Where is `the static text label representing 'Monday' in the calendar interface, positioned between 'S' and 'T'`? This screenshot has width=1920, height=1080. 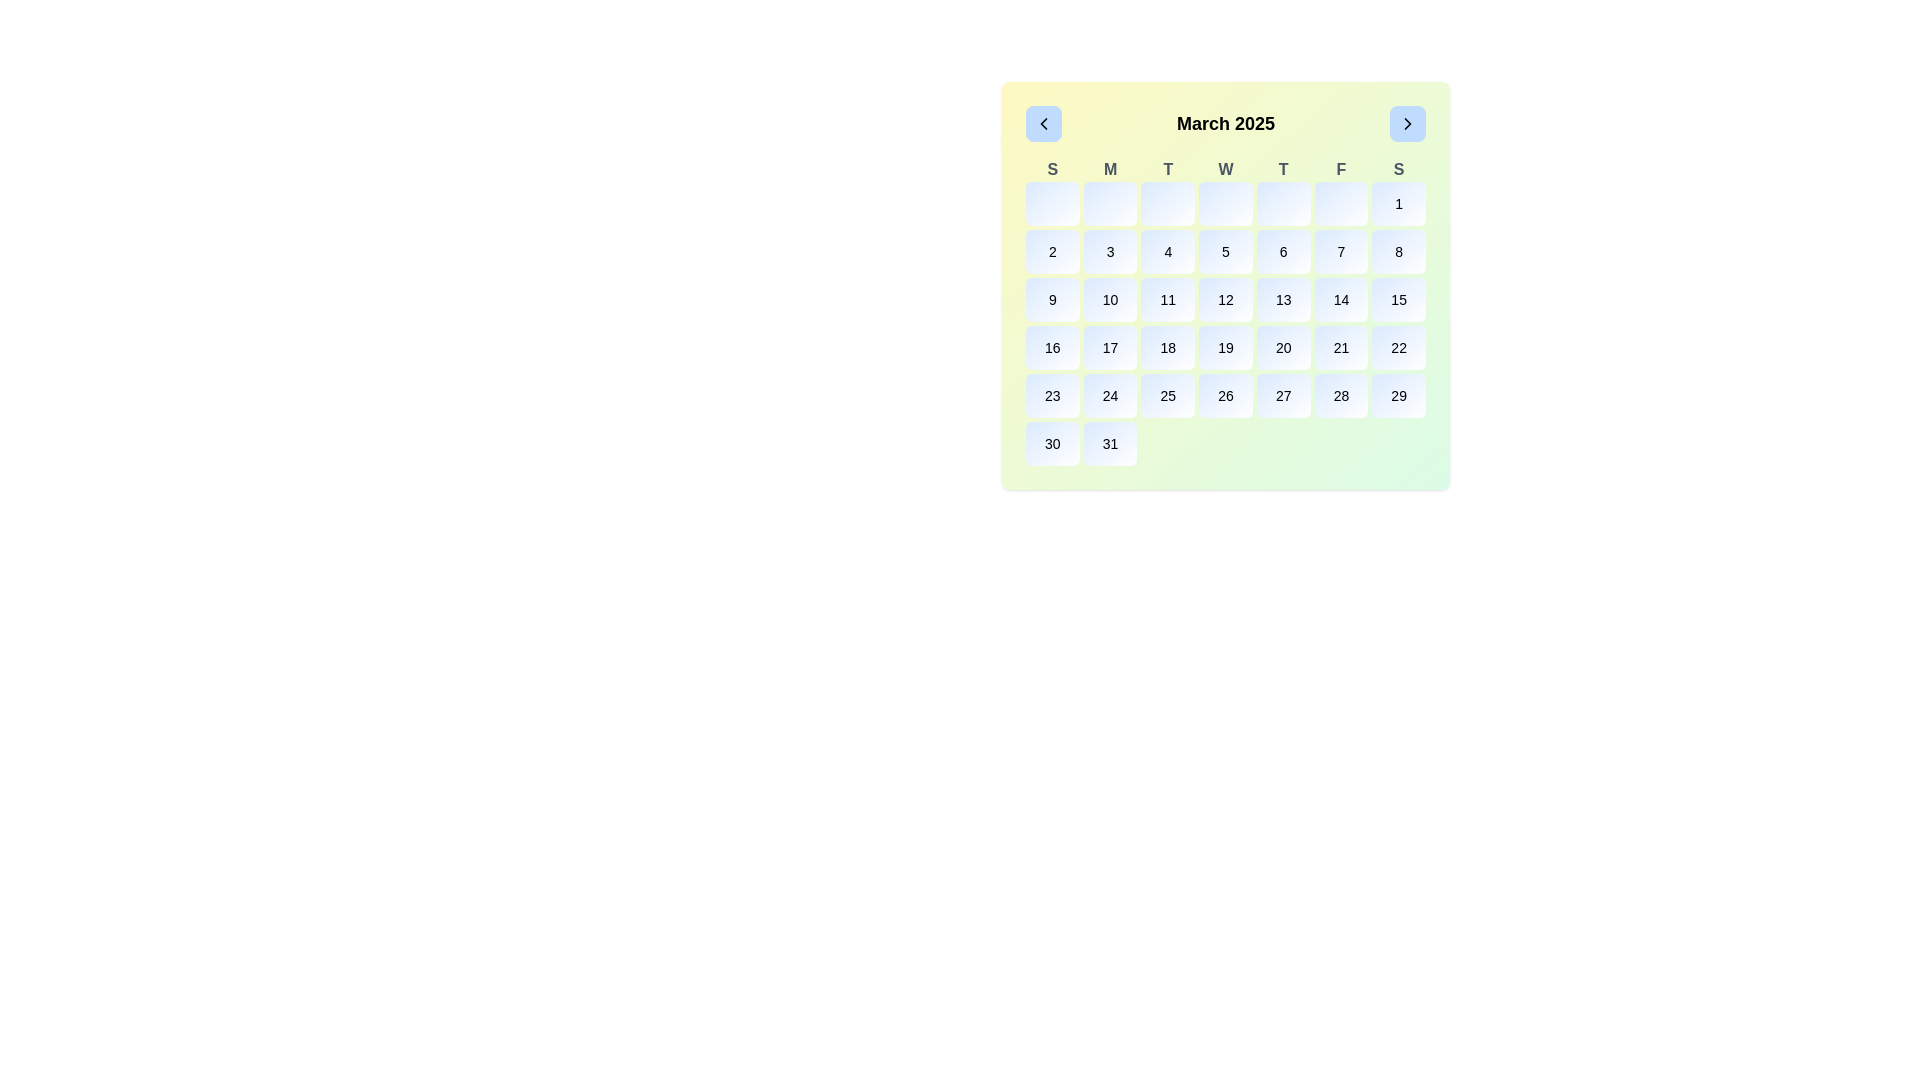 the static text label representing 'Monday' in the calendar interface, positioned between 'S' and 'T' is located at coordinates (1109, 168).